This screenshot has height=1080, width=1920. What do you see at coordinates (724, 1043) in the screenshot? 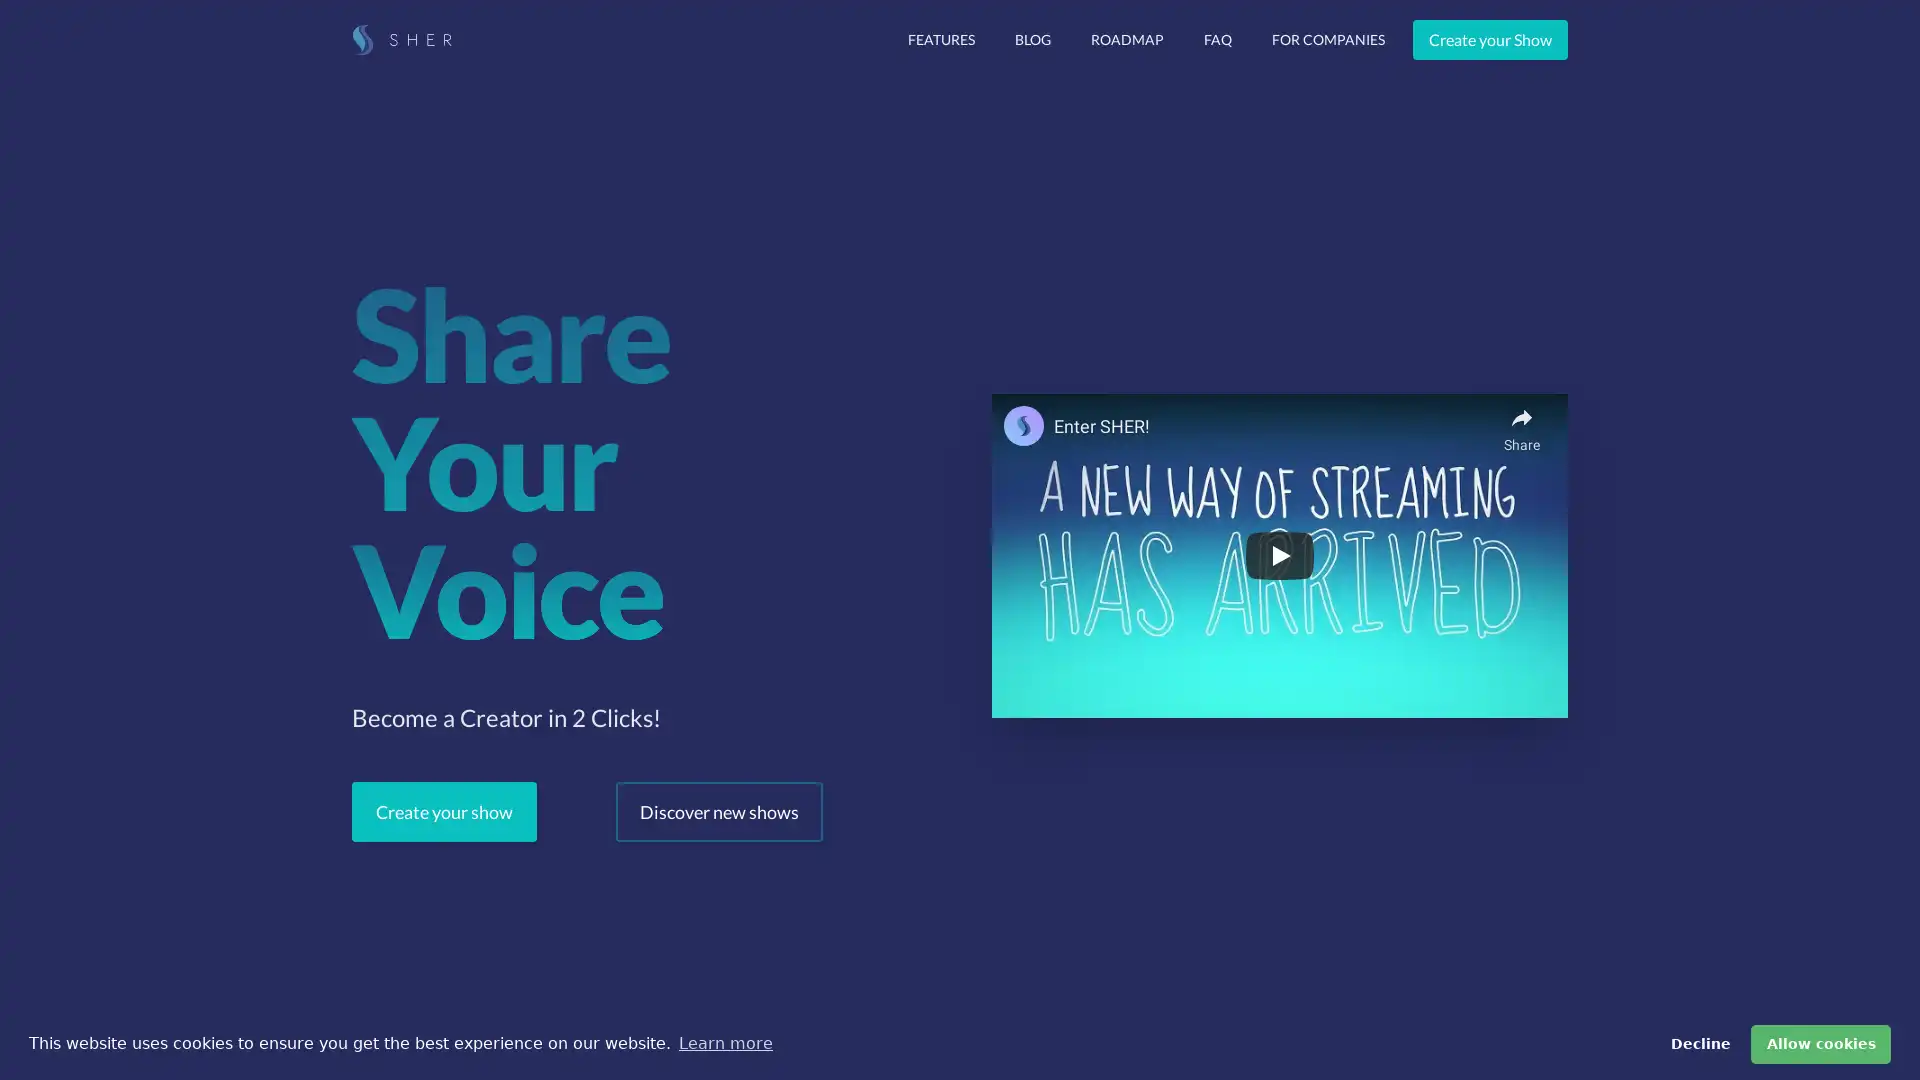
I see `learn more about cookies` at bounding box center [724, 1043].